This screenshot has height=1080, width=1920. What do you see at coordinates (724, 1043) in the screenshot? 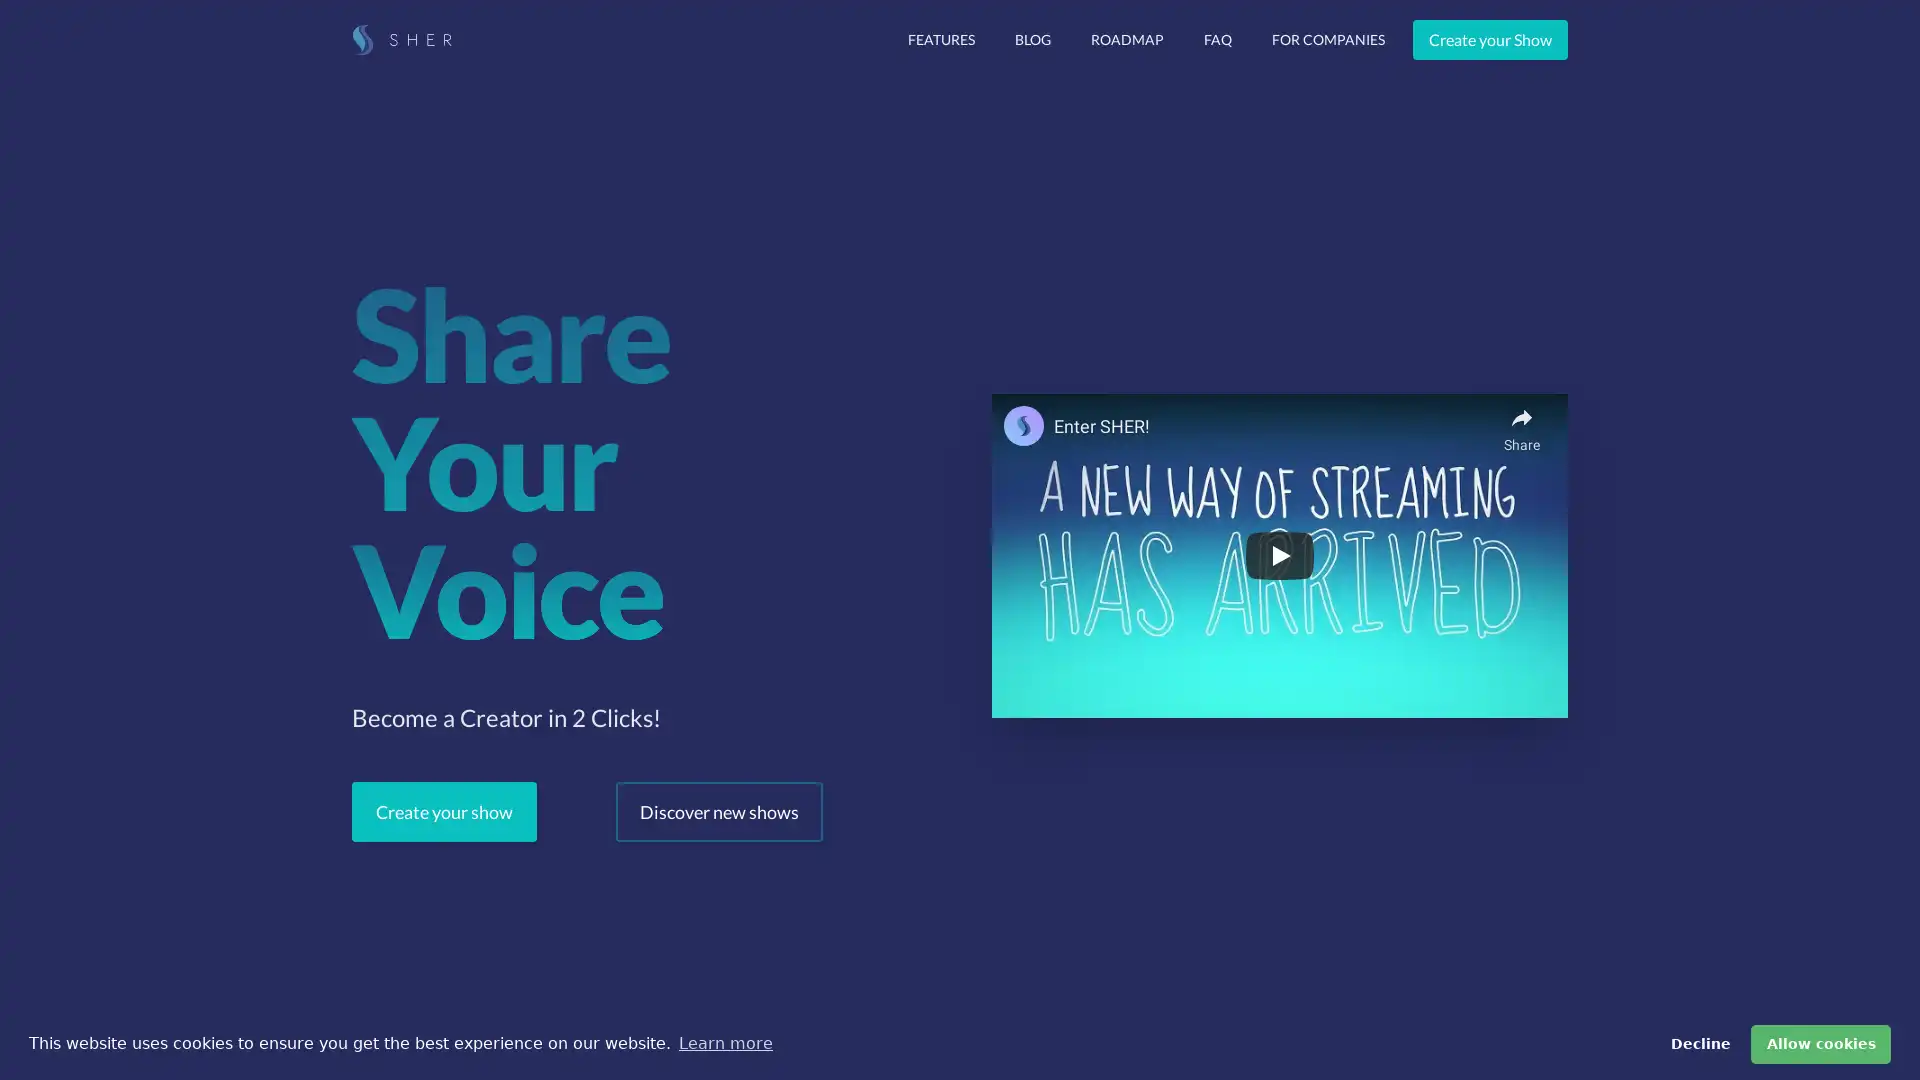
I see `learn more about cookies` at bounding box center [724, 1043].